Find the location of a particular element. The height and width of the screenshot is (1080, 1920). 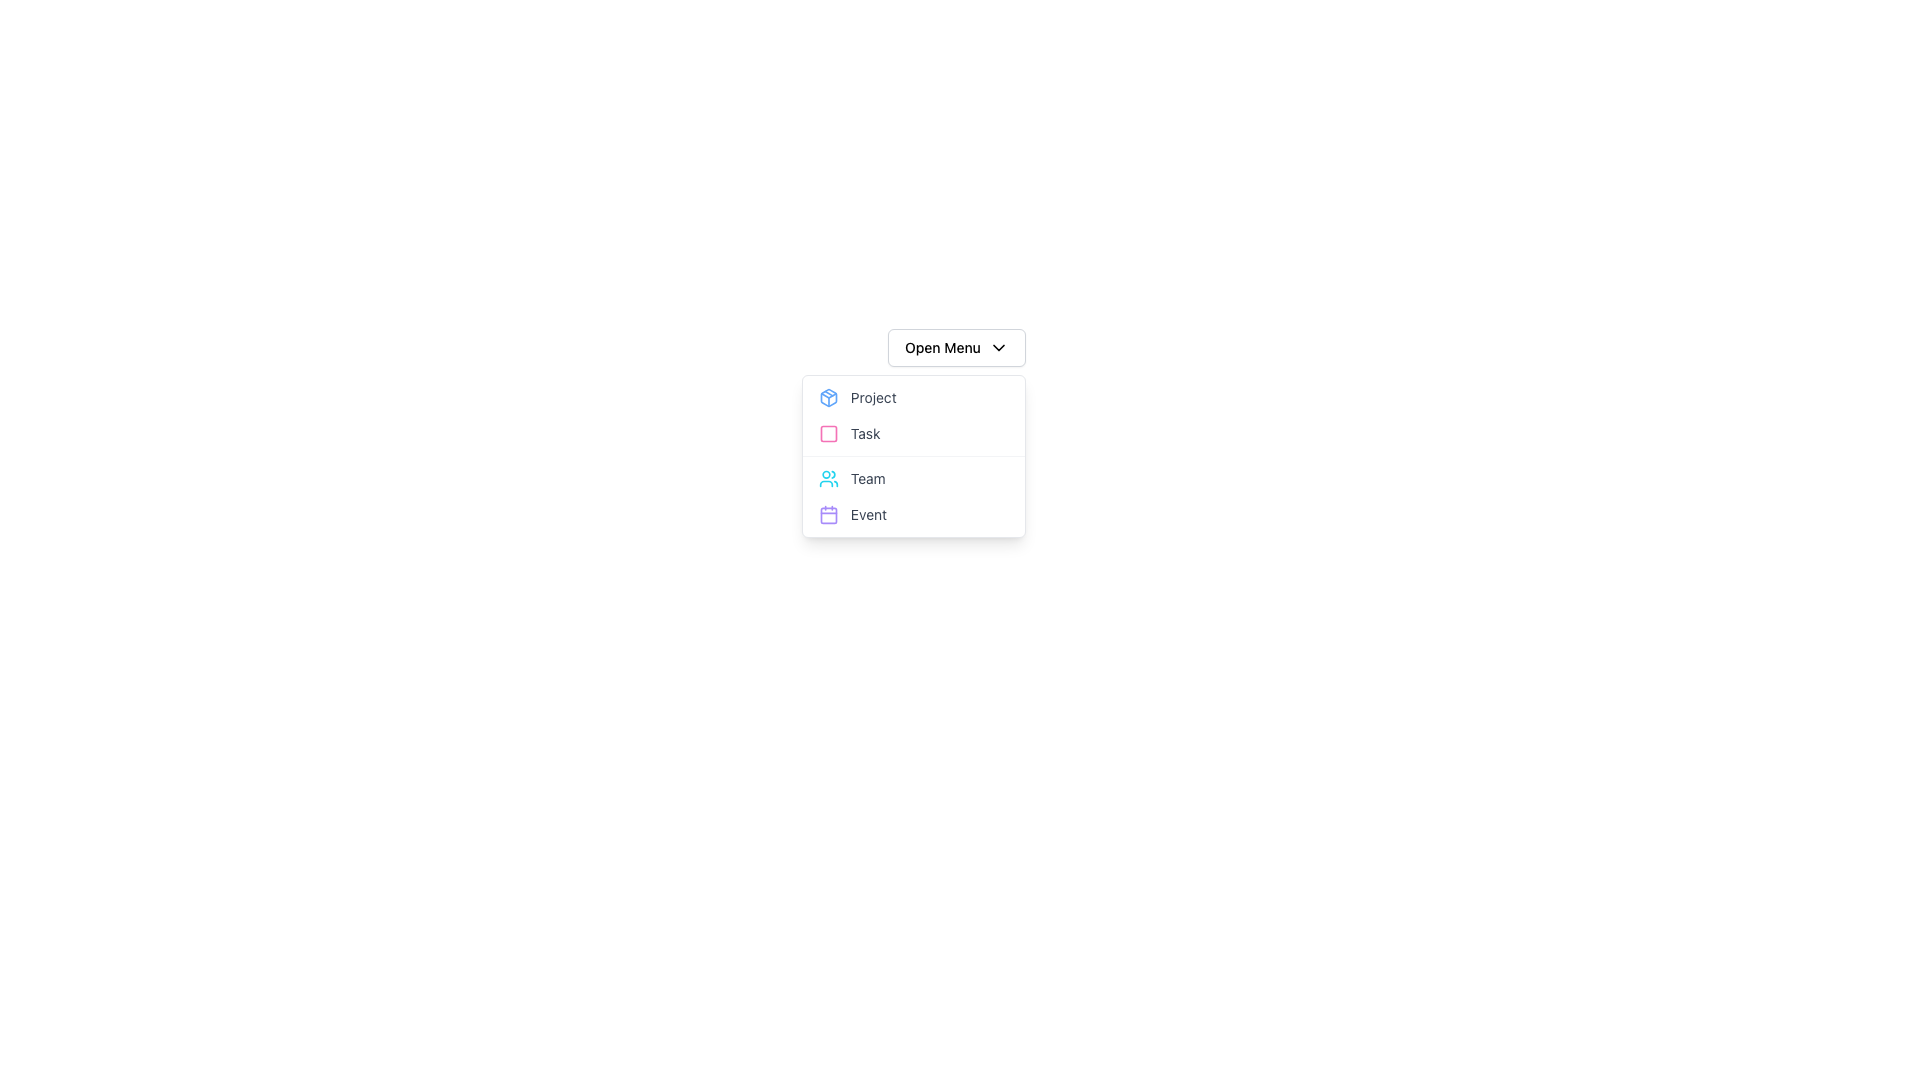

the first graphical icon in the 'Task' row of the dropdown menu is located at coordinates (828, 433).